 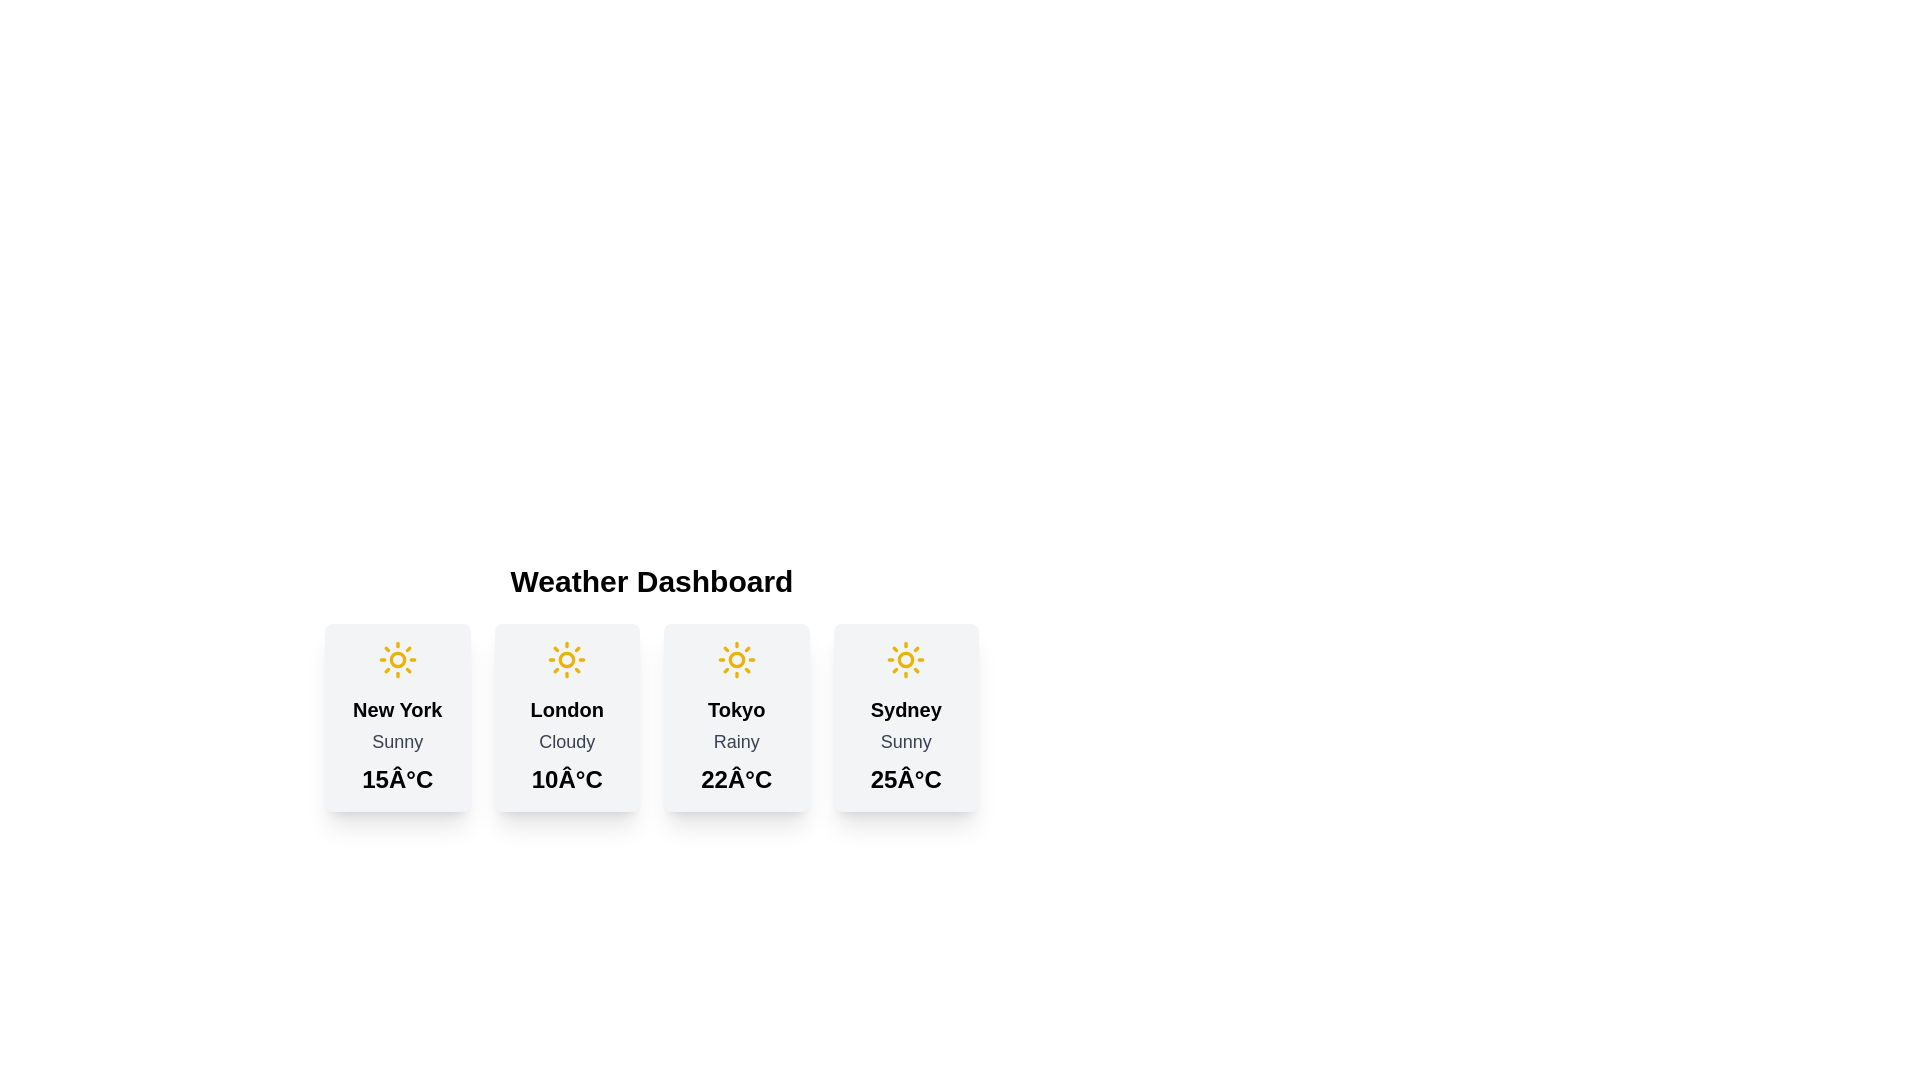 I want to click on the 'Sunny' label displayed in gray, located in the fourth weather card for 'Sydney', positioned below the city name and above the temperature, so click(x=905, y=741).